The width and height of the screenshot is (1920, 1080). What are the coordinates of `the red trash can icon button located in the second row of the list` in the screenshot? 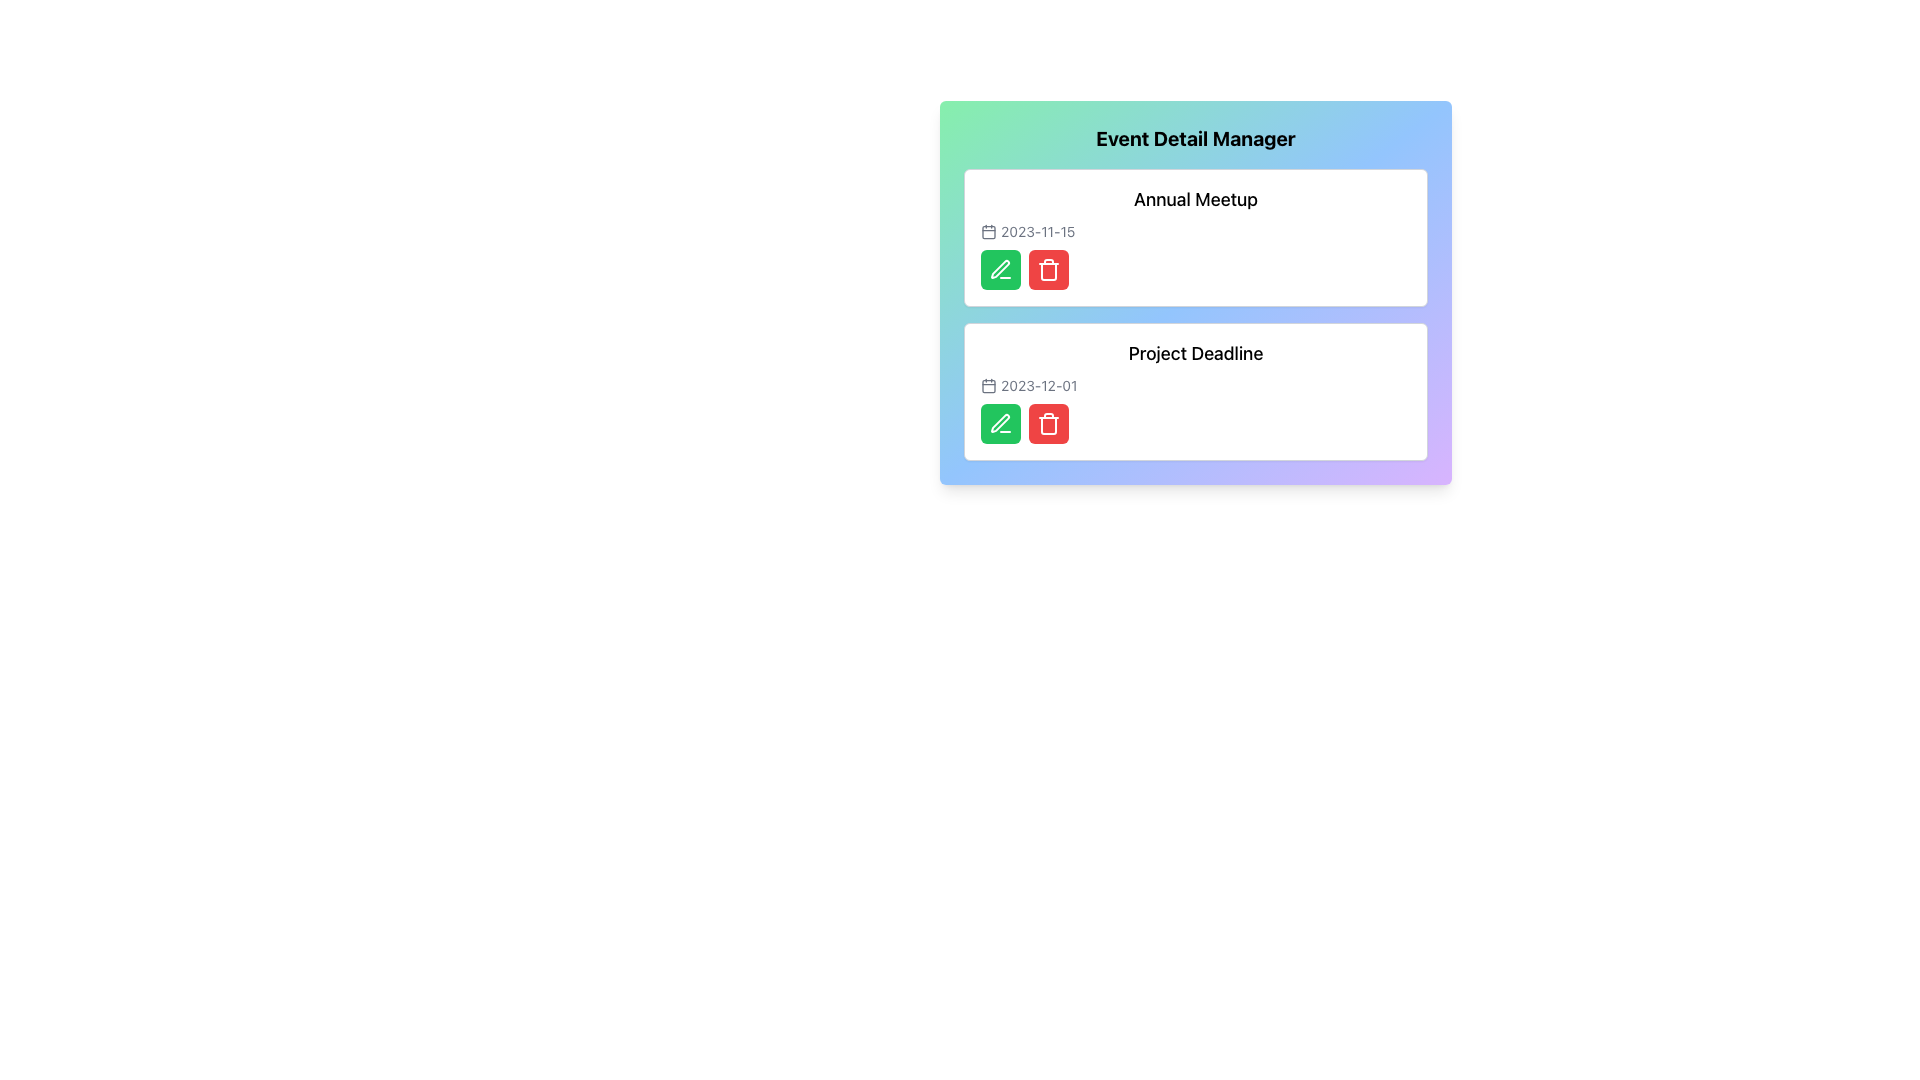 It's located at (1048, 270).